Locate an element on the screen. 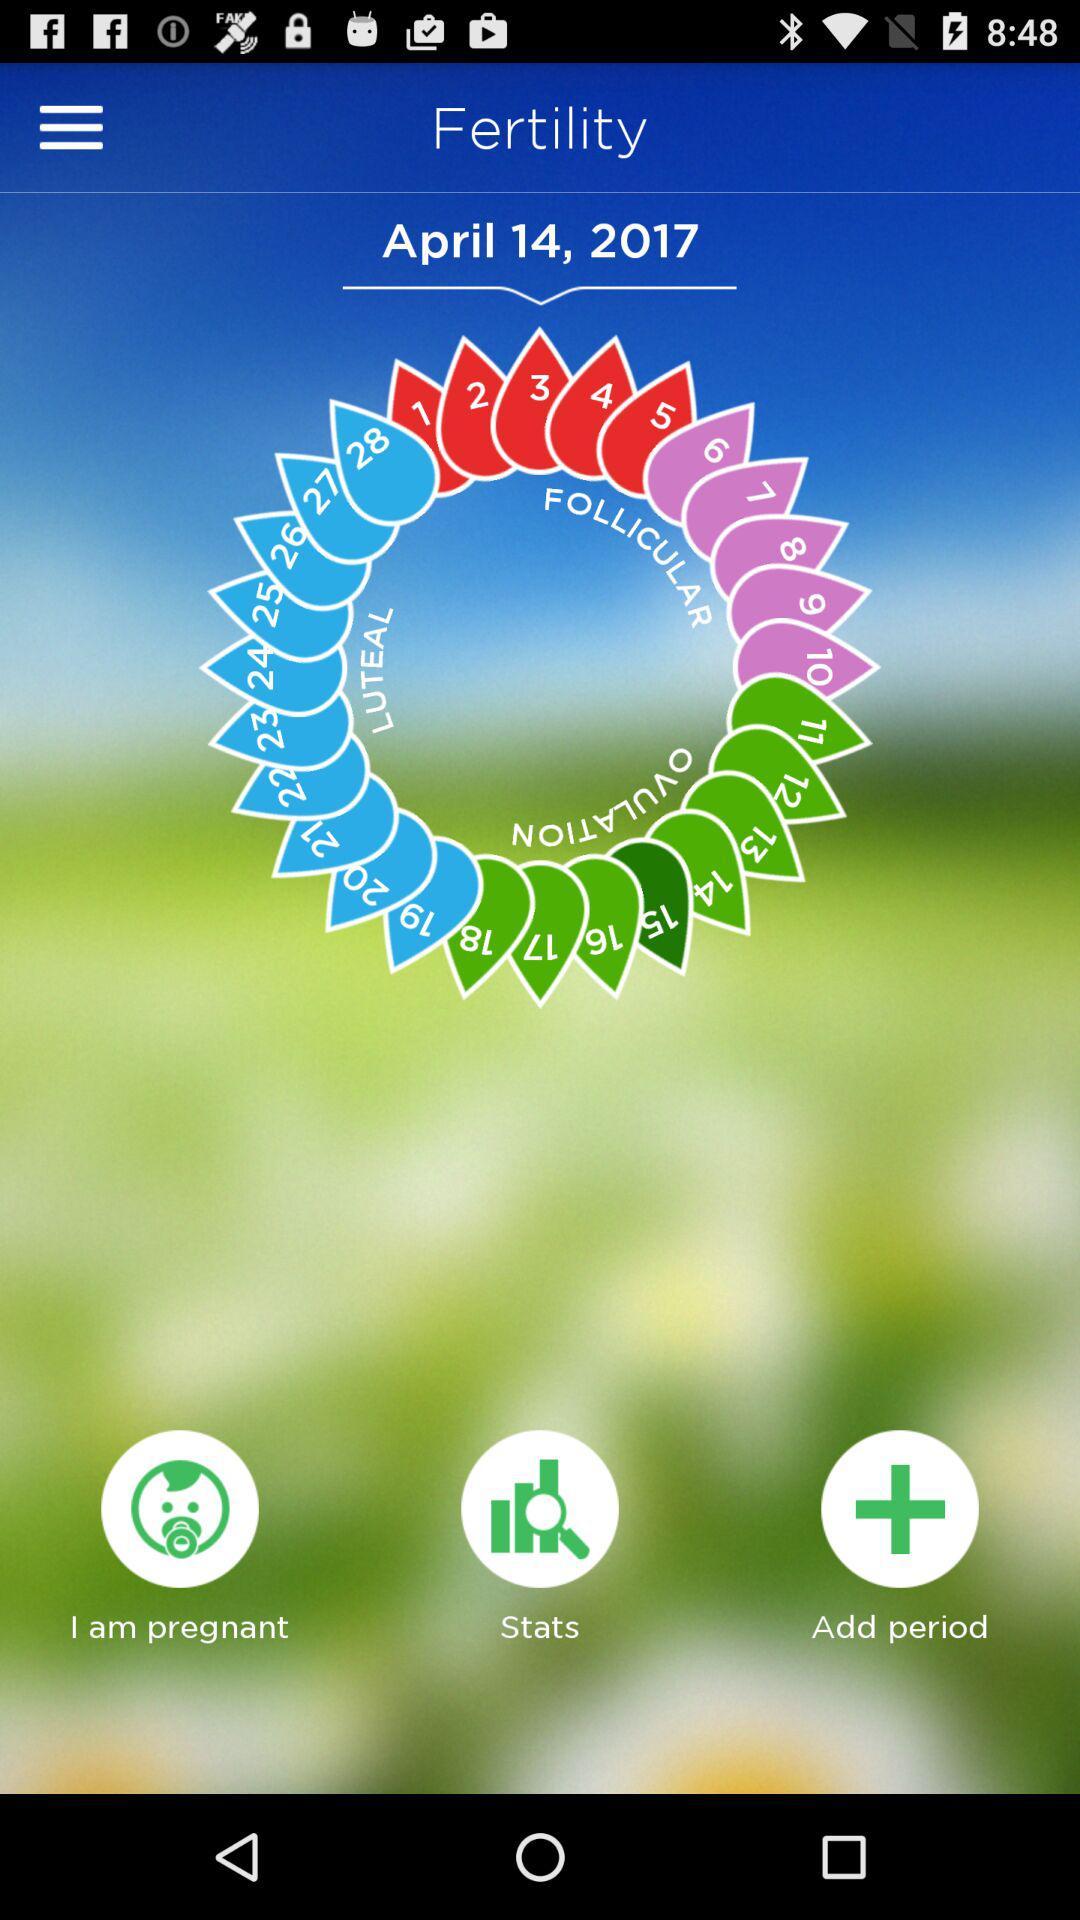  the icon which is above i am pregnant is located at coordinates (180, 1508).